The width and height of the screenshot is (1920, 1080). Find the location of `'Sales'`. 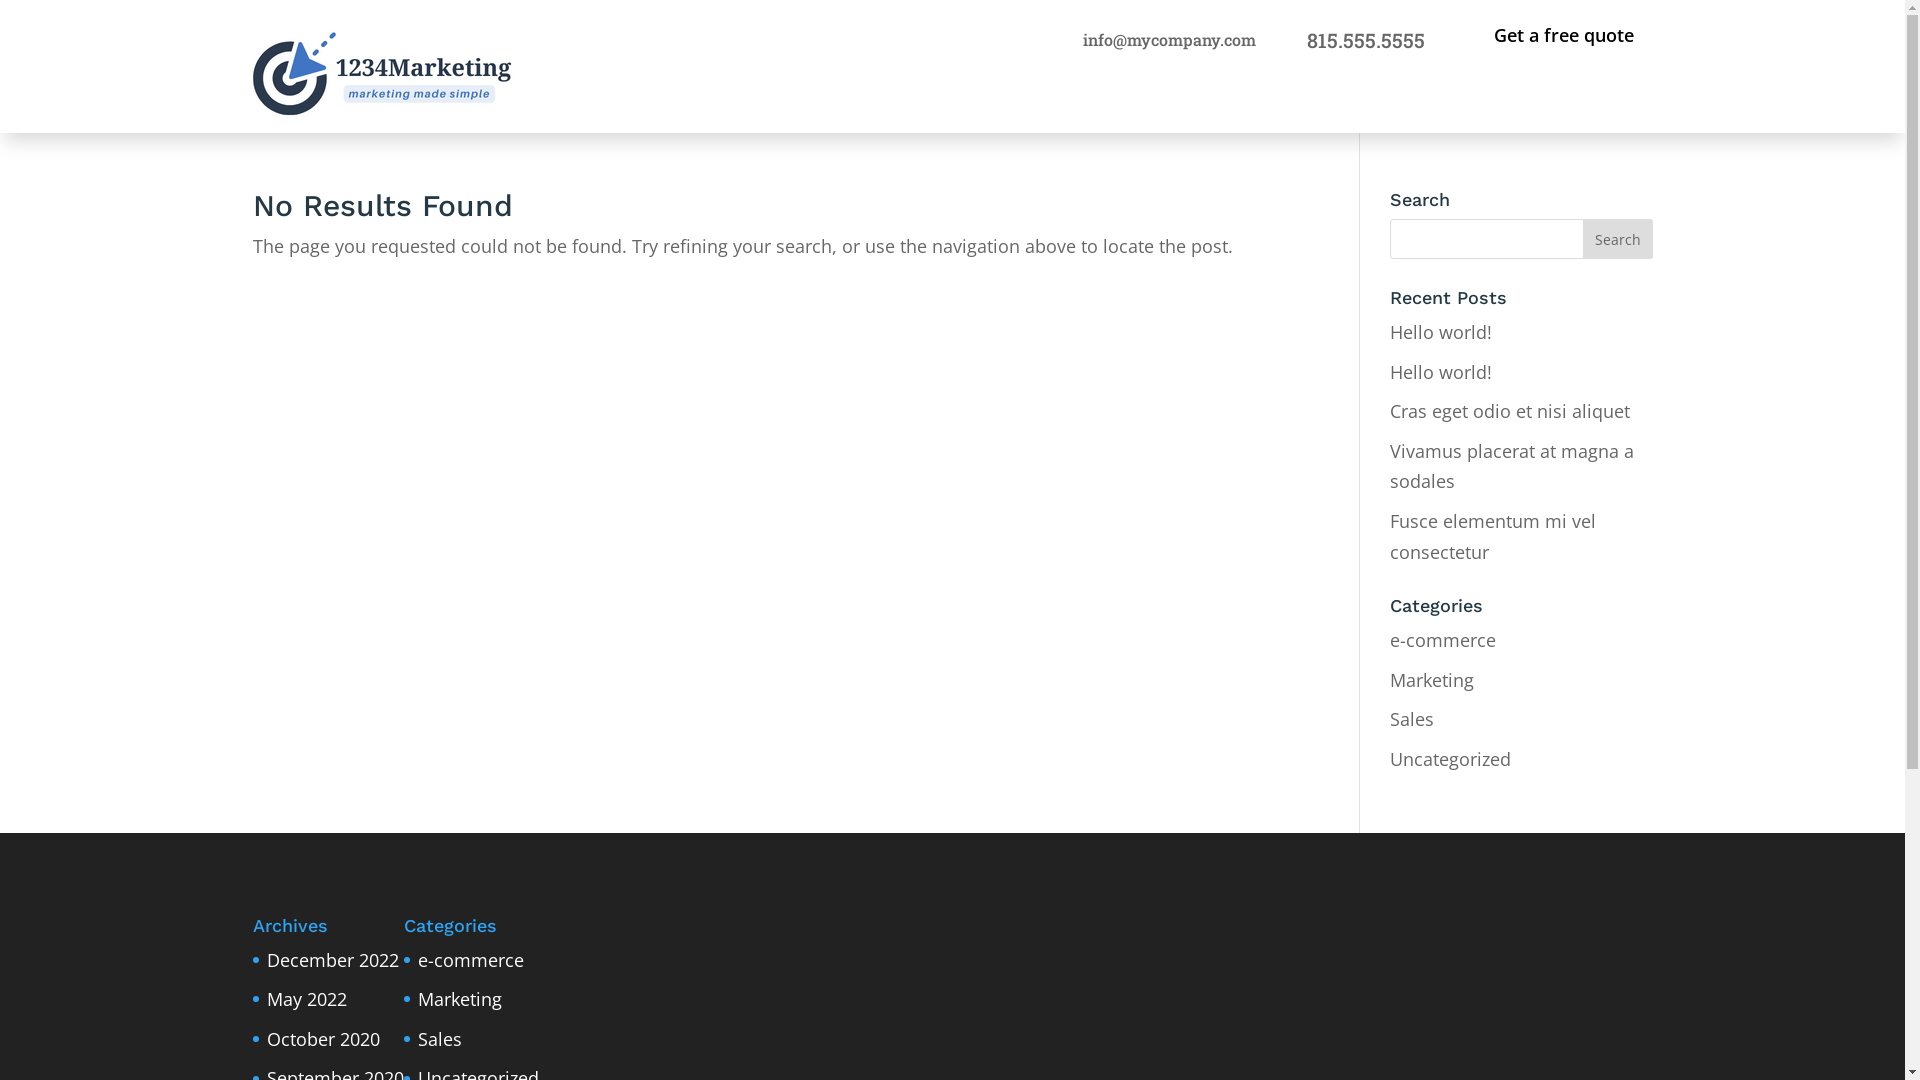

'Sales' is located at coordinates (416, 1037).